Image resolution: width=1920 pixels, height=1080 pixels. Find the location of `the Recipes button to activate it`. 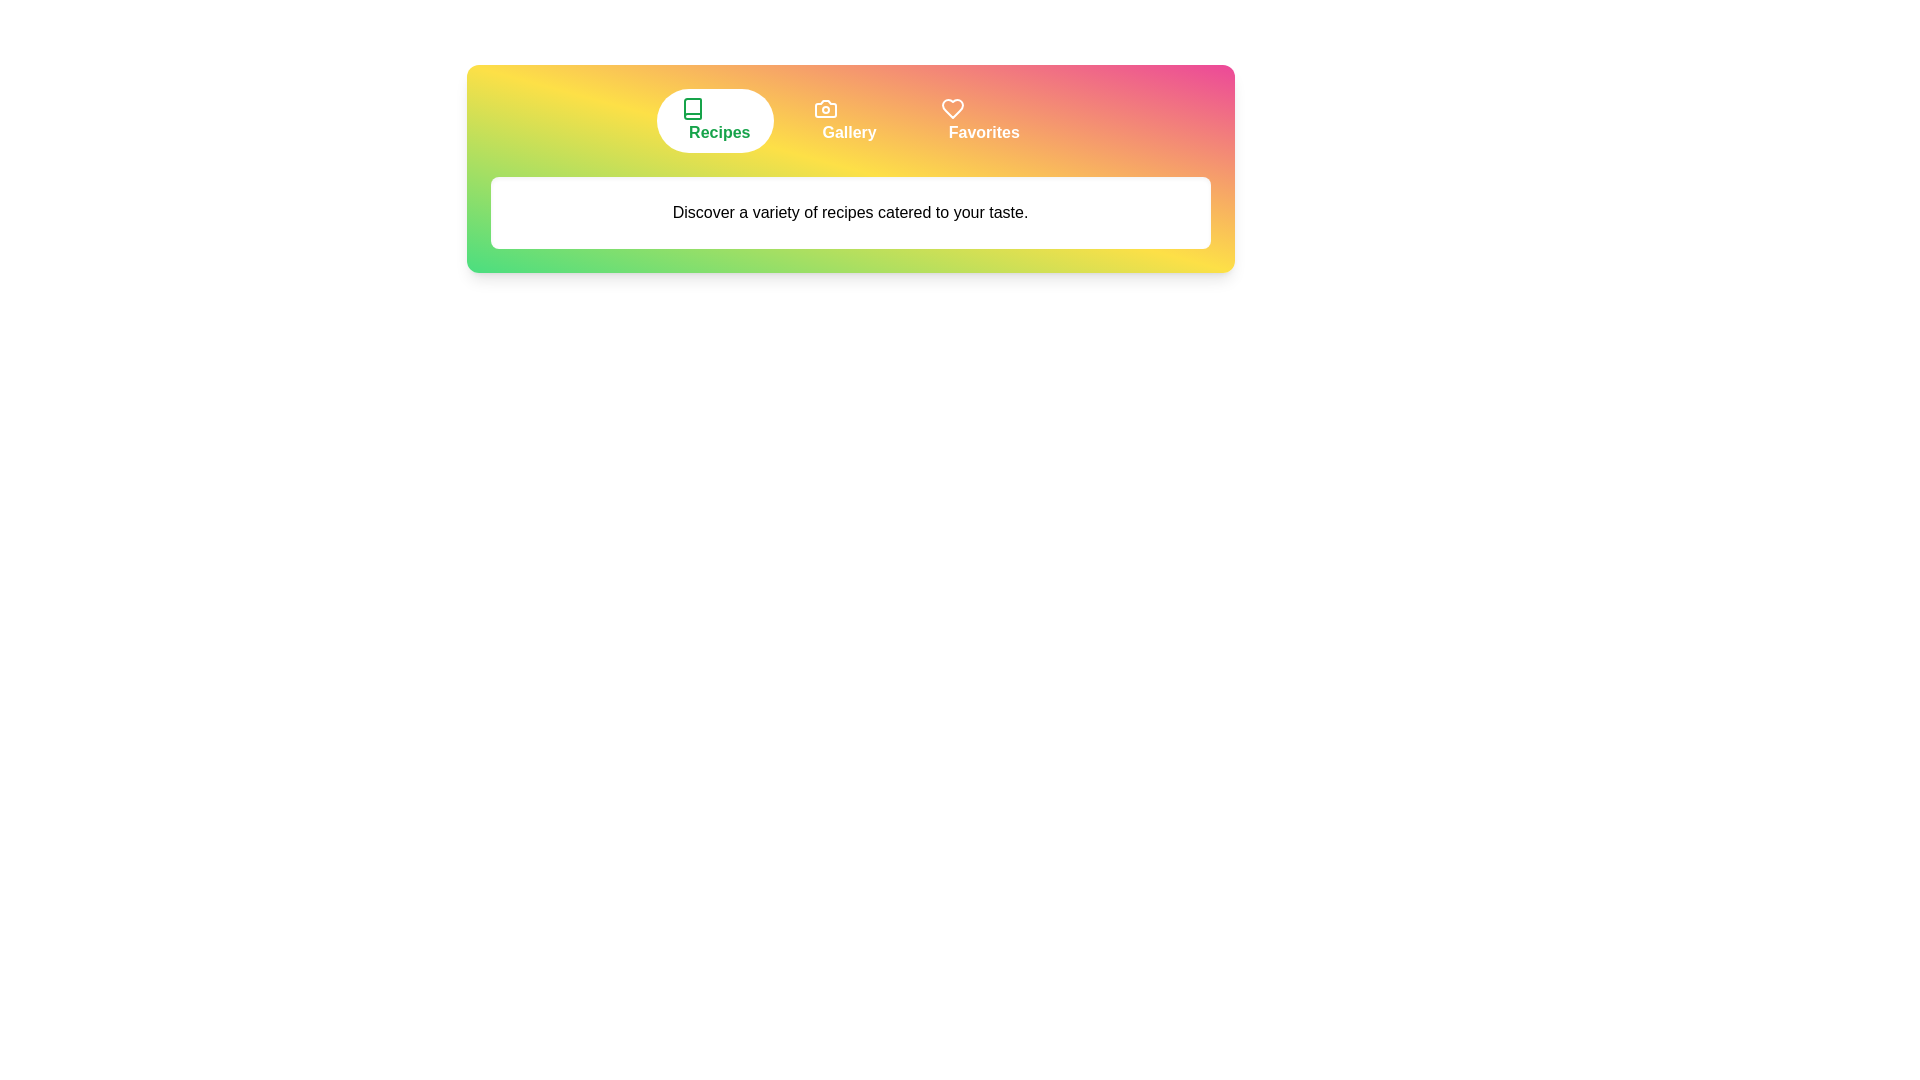

the Recipes button to activate it is located at coordinates (715, 120).